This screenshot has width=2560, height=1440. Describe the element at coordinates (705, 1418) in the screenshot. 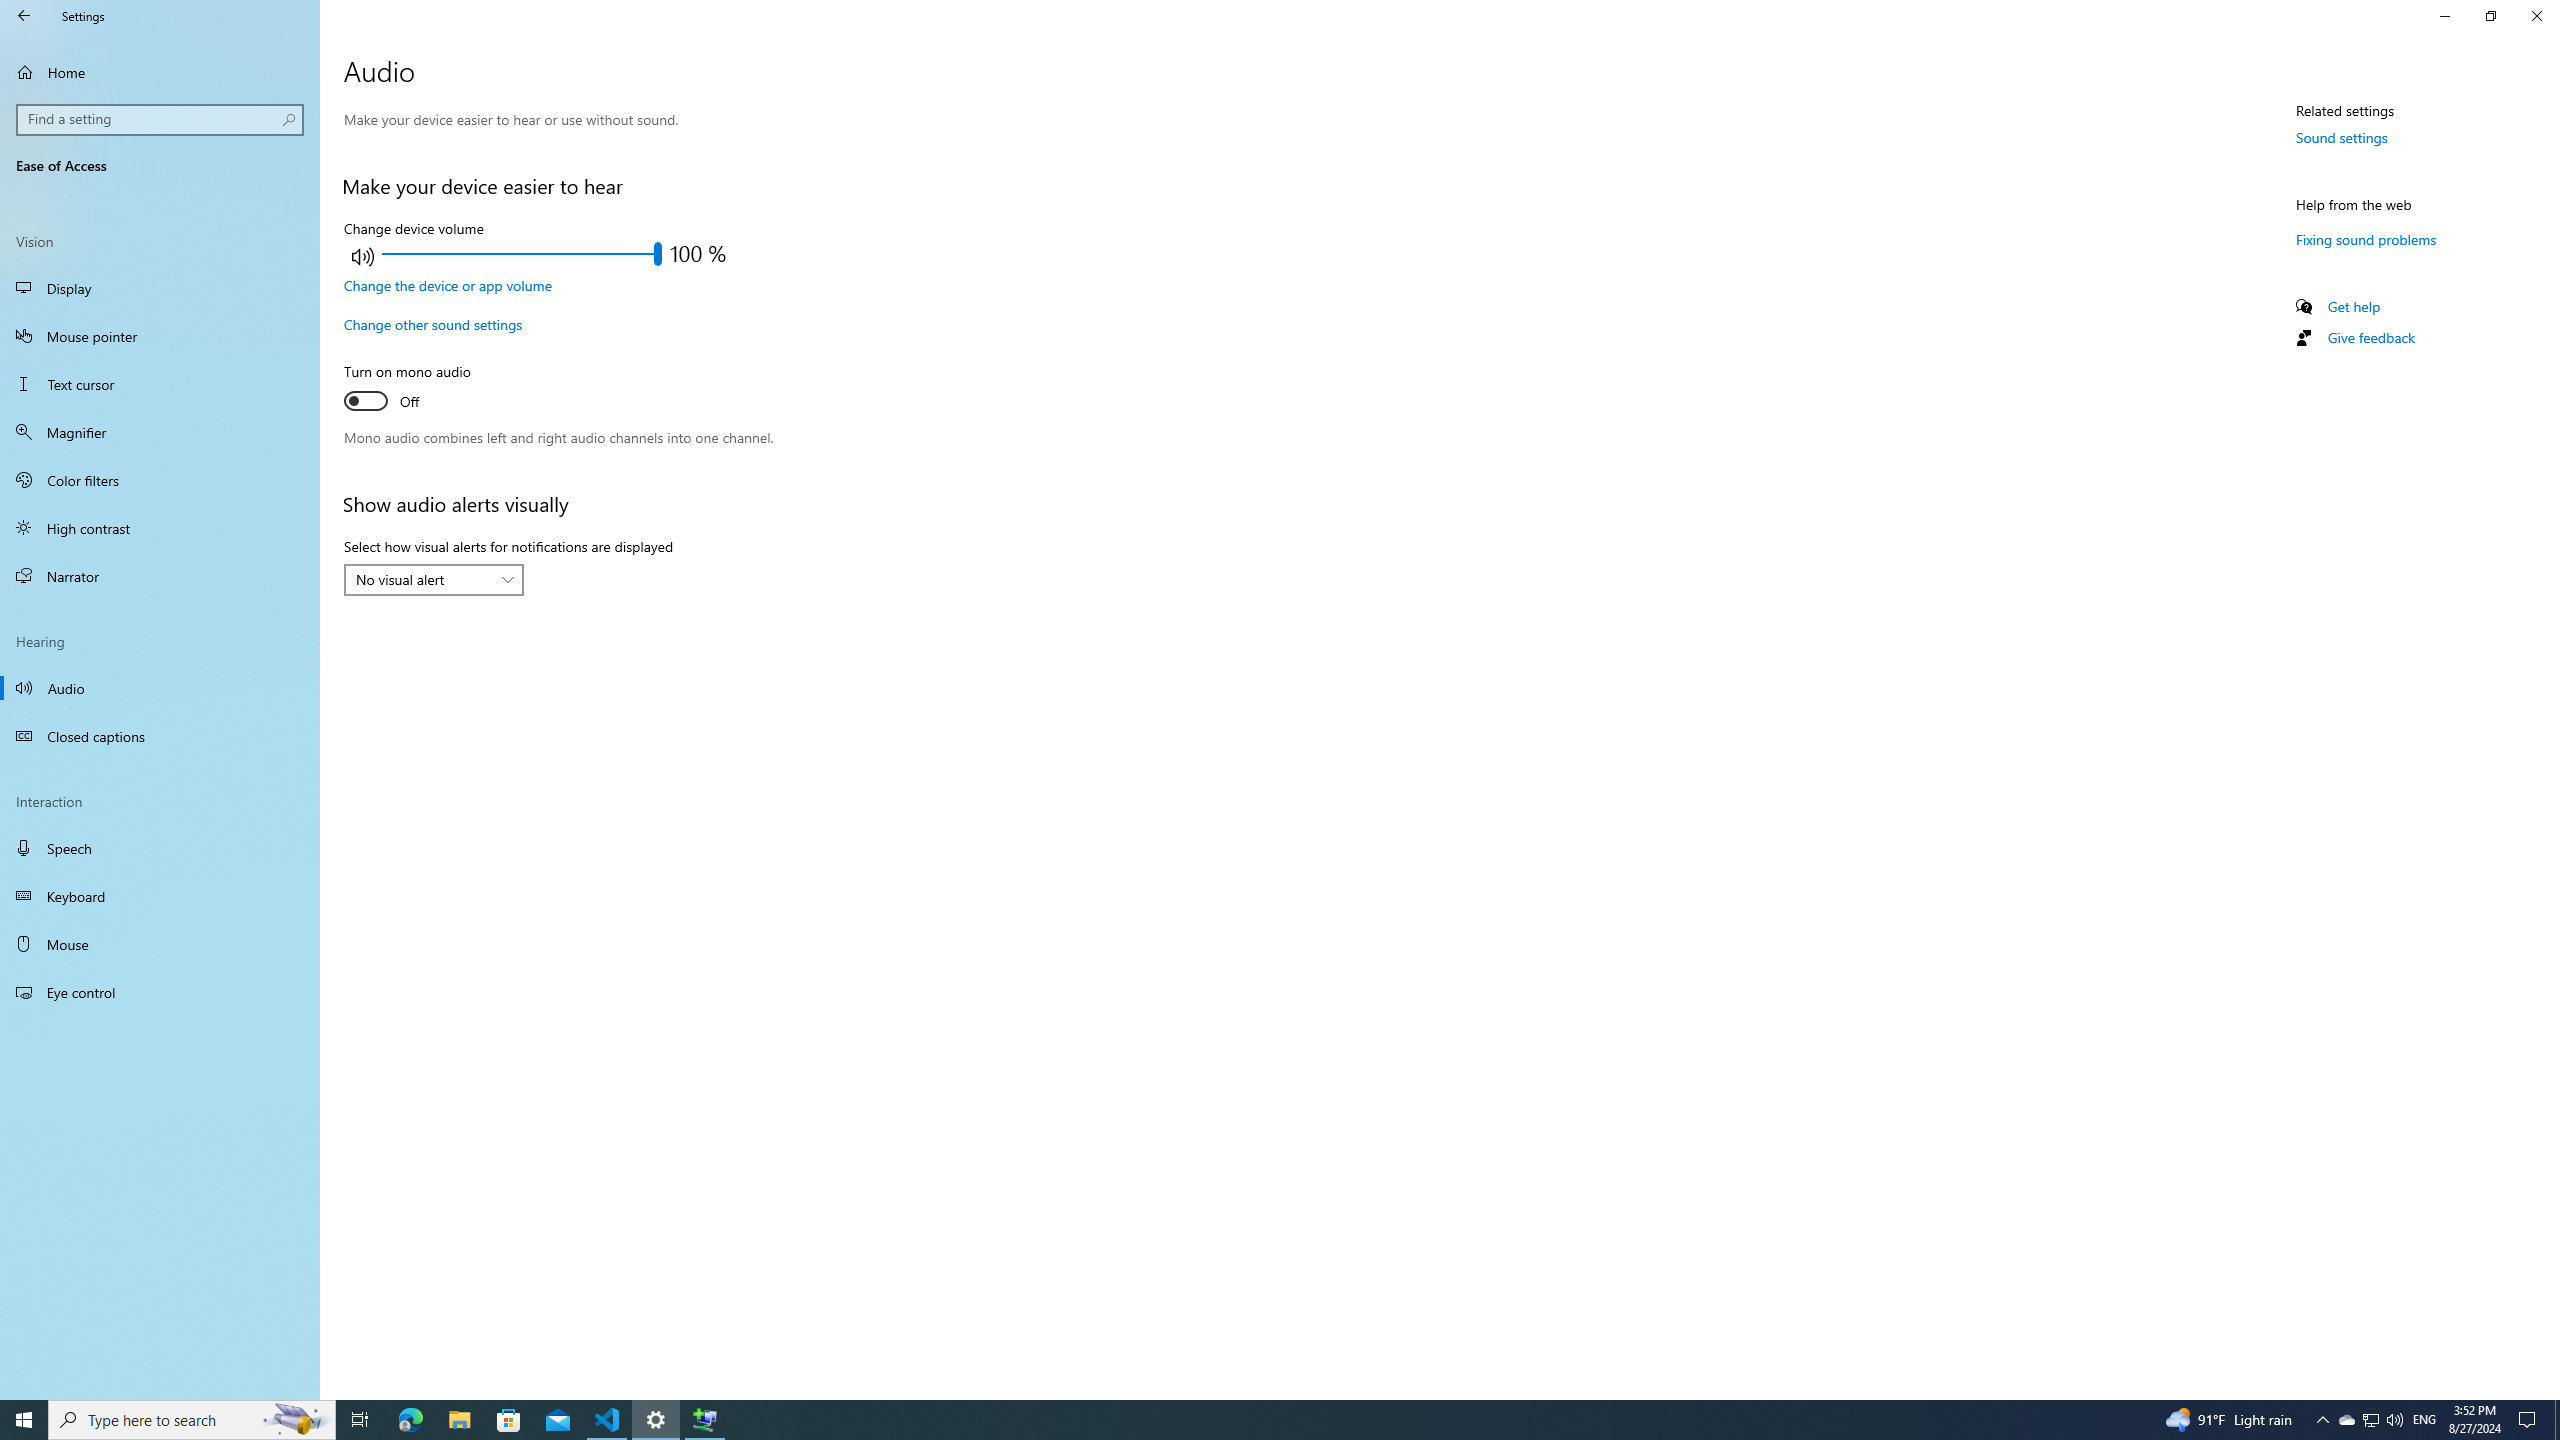

I see `'Extensible Wizards Host Process - 1 running window'` at that location.